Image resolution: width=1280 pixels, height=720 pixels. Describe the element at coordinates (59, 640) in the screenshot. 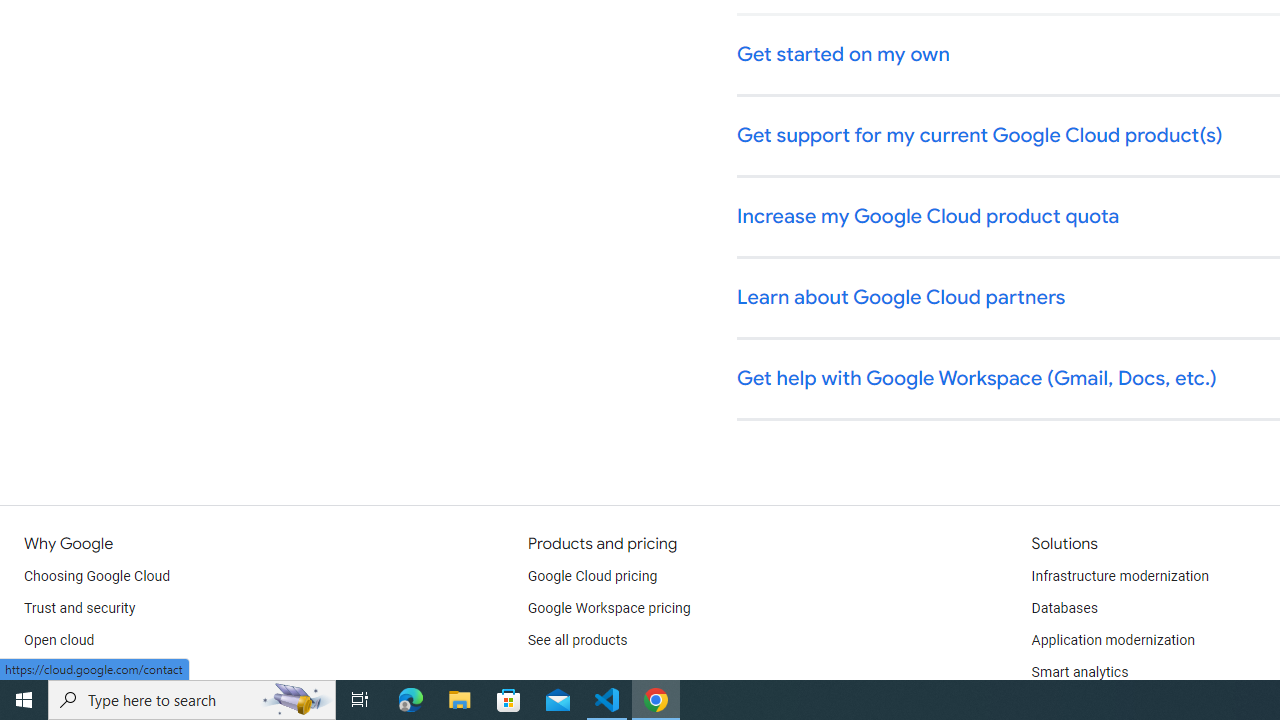

I see `'Open cloud'` at that location.